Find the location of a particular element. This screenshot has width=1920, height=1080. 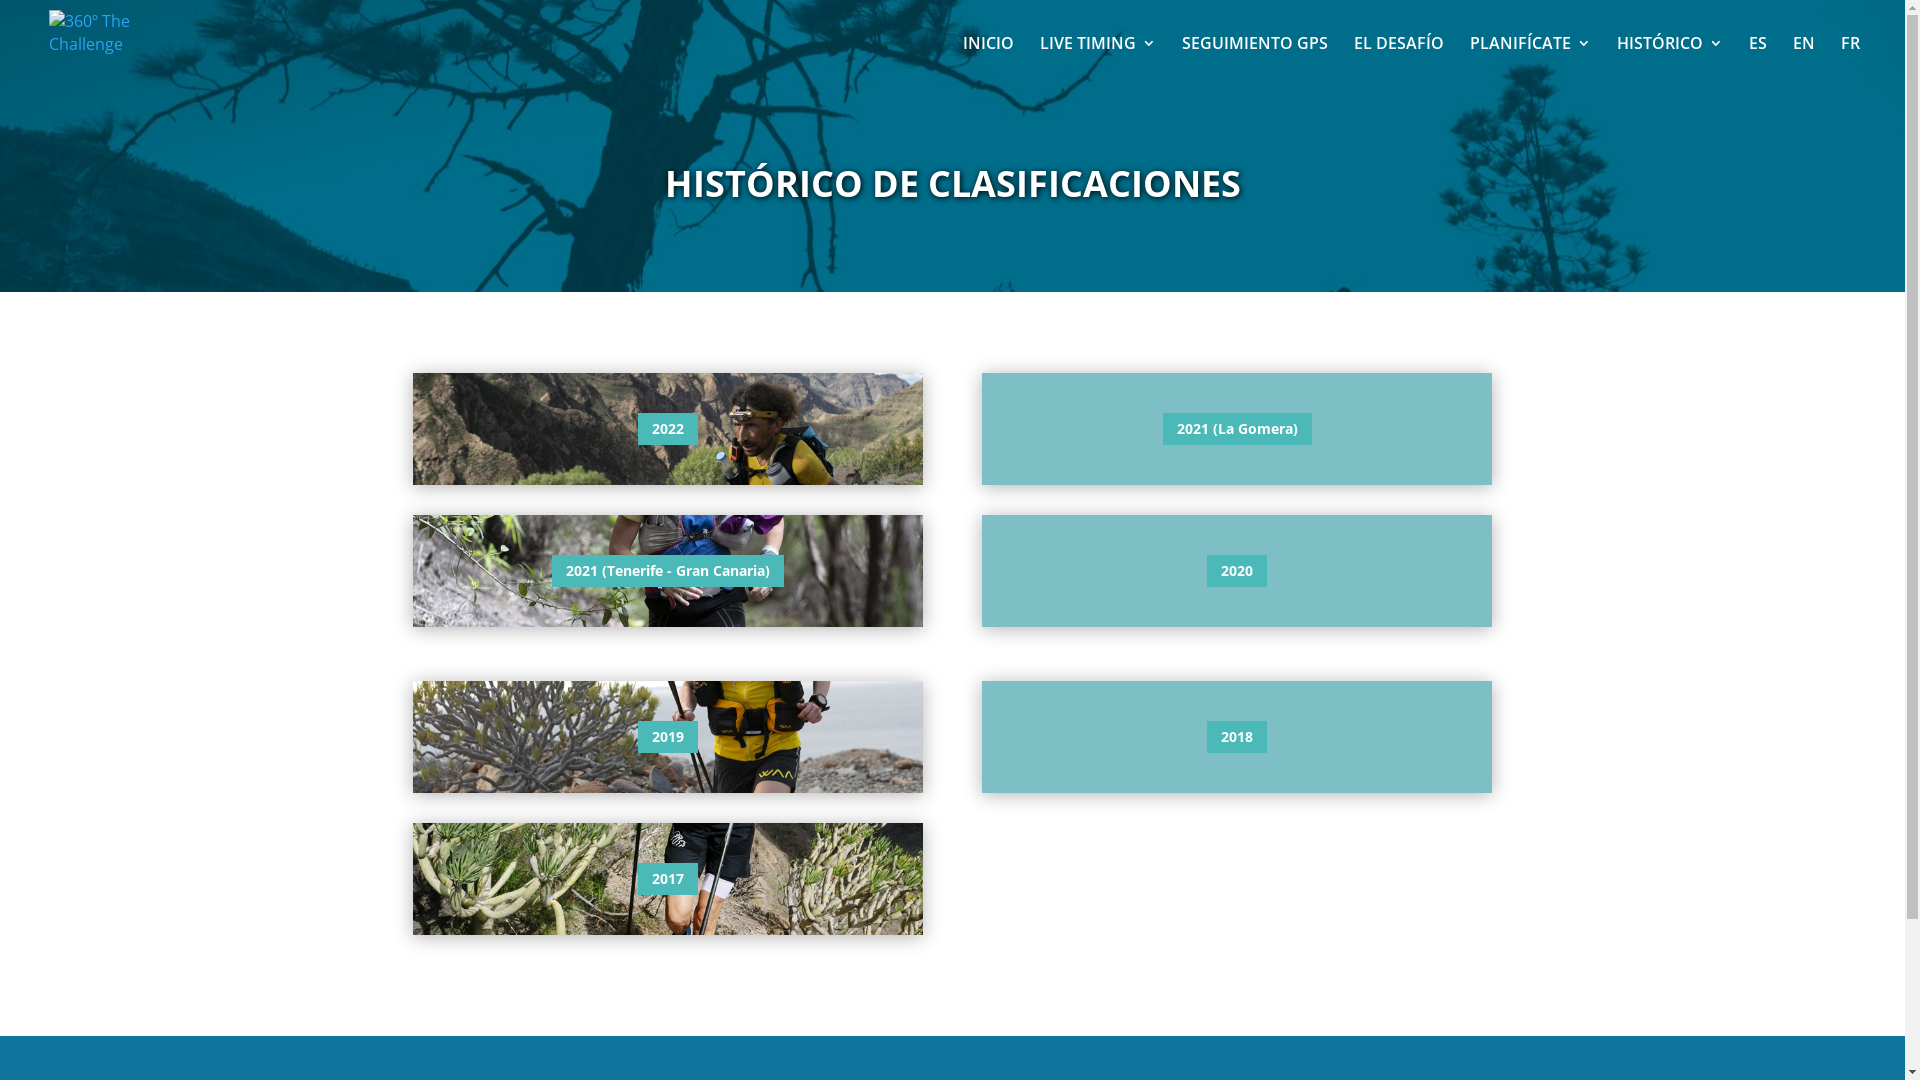

'2018' is located at coordinates (1236, 736).